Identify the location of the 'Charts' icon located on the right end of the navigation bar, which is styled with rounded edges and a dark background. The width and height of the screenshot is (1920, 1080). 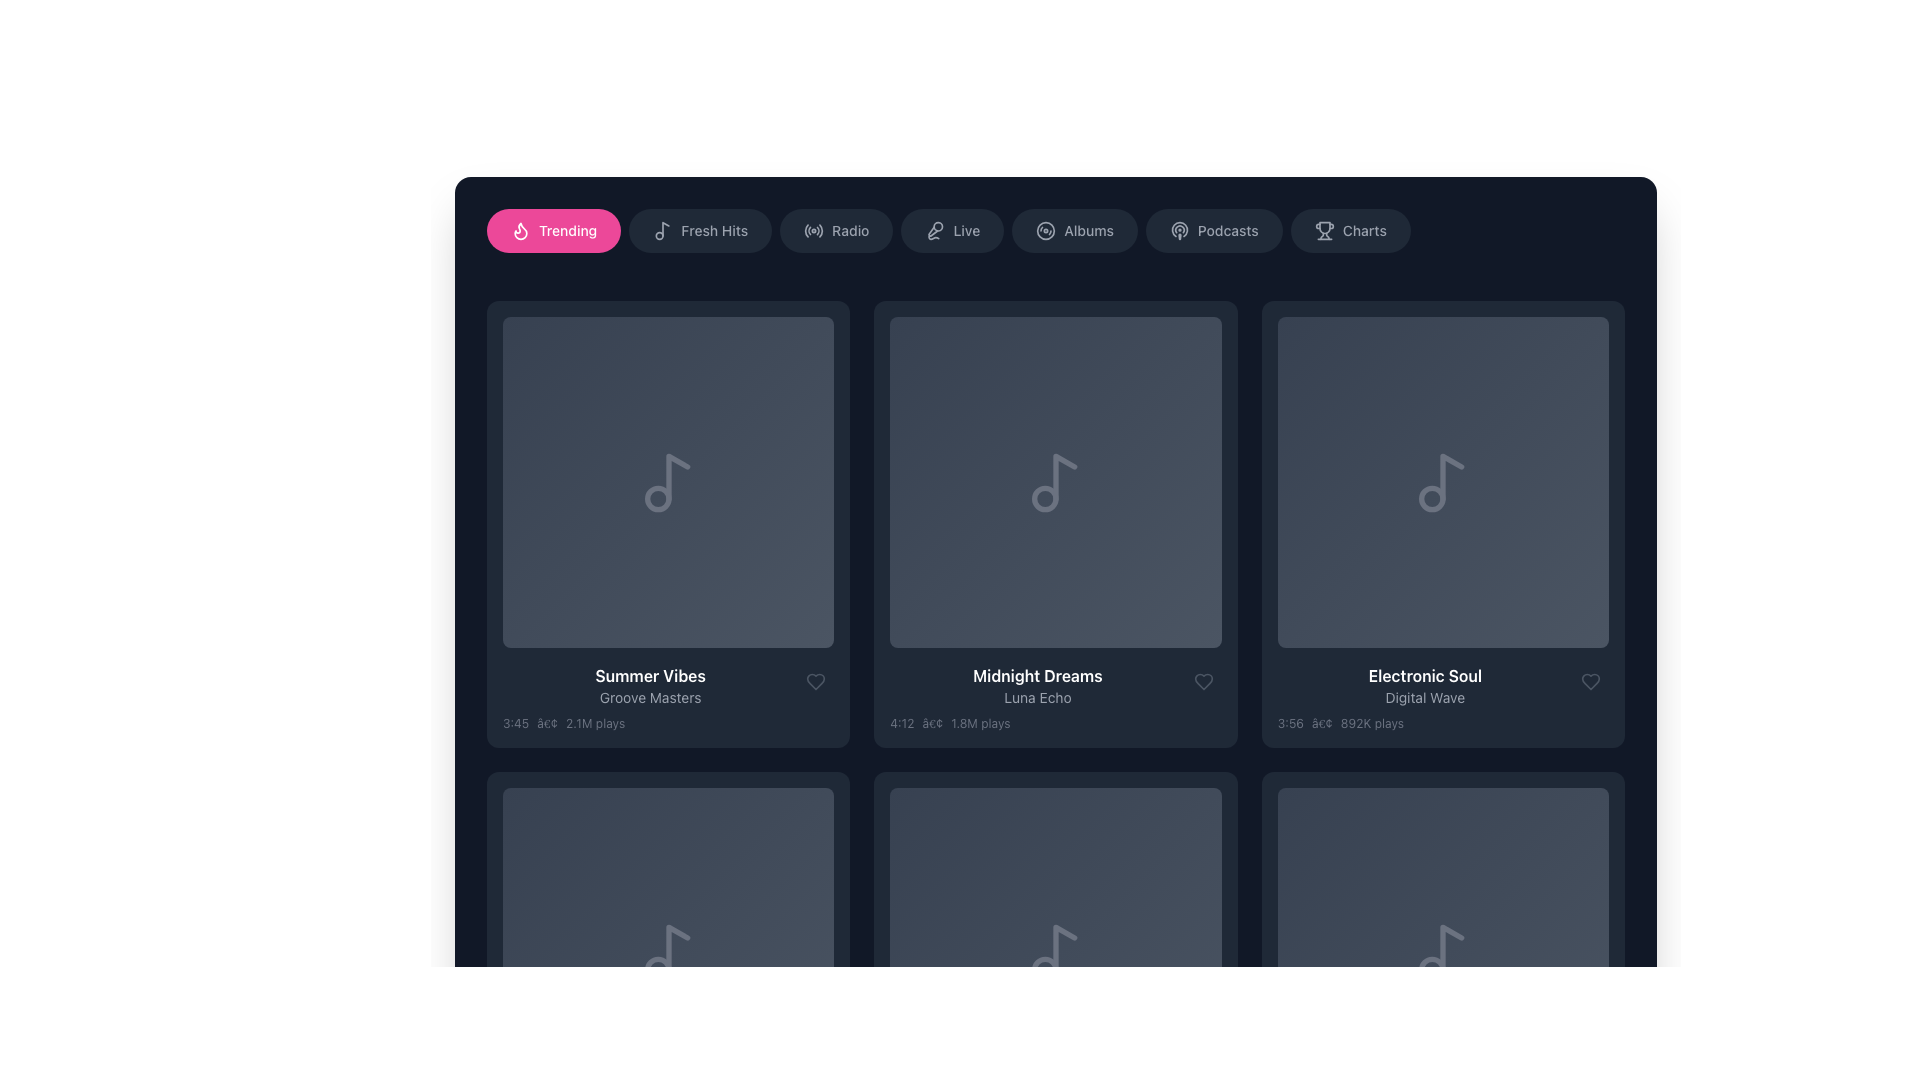
(1324, 230).